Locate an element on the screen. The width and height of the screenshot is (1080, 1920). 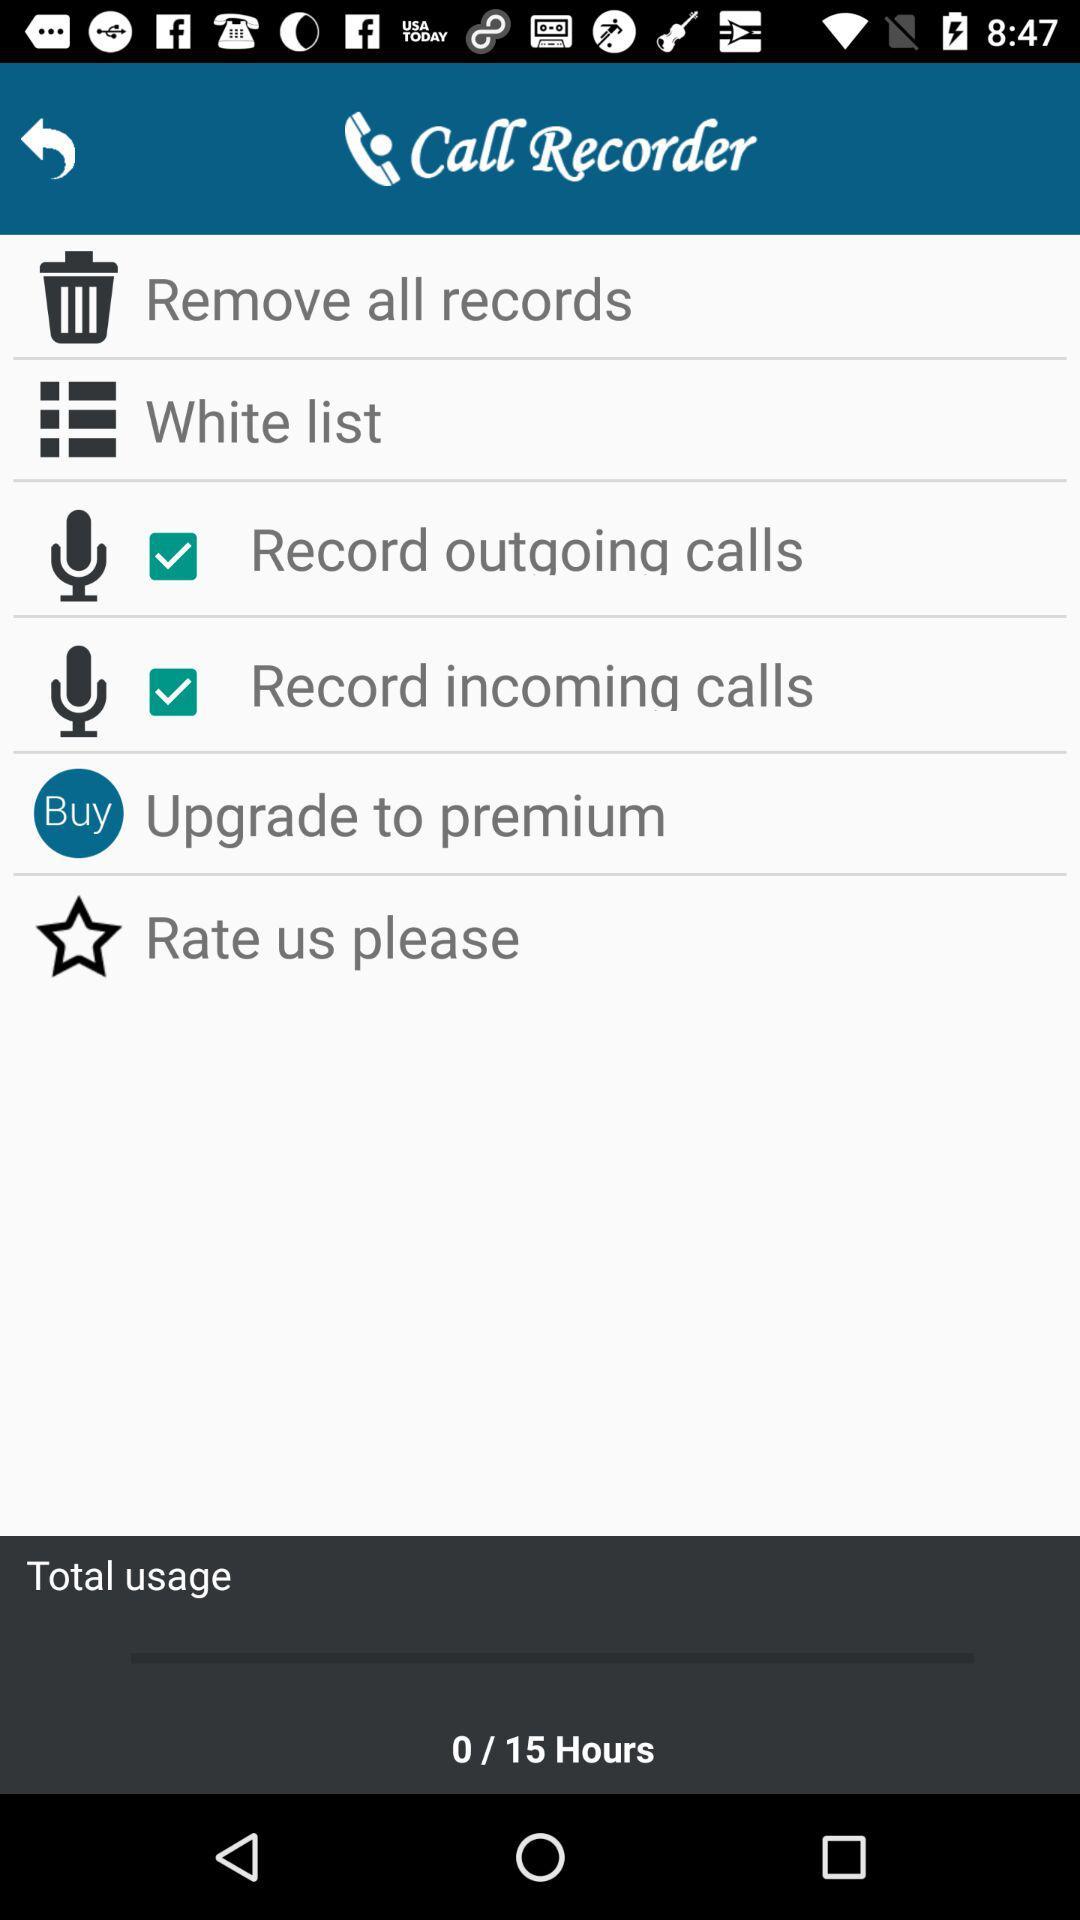
app to the left of remove all records is located at coordinates (77, 296).